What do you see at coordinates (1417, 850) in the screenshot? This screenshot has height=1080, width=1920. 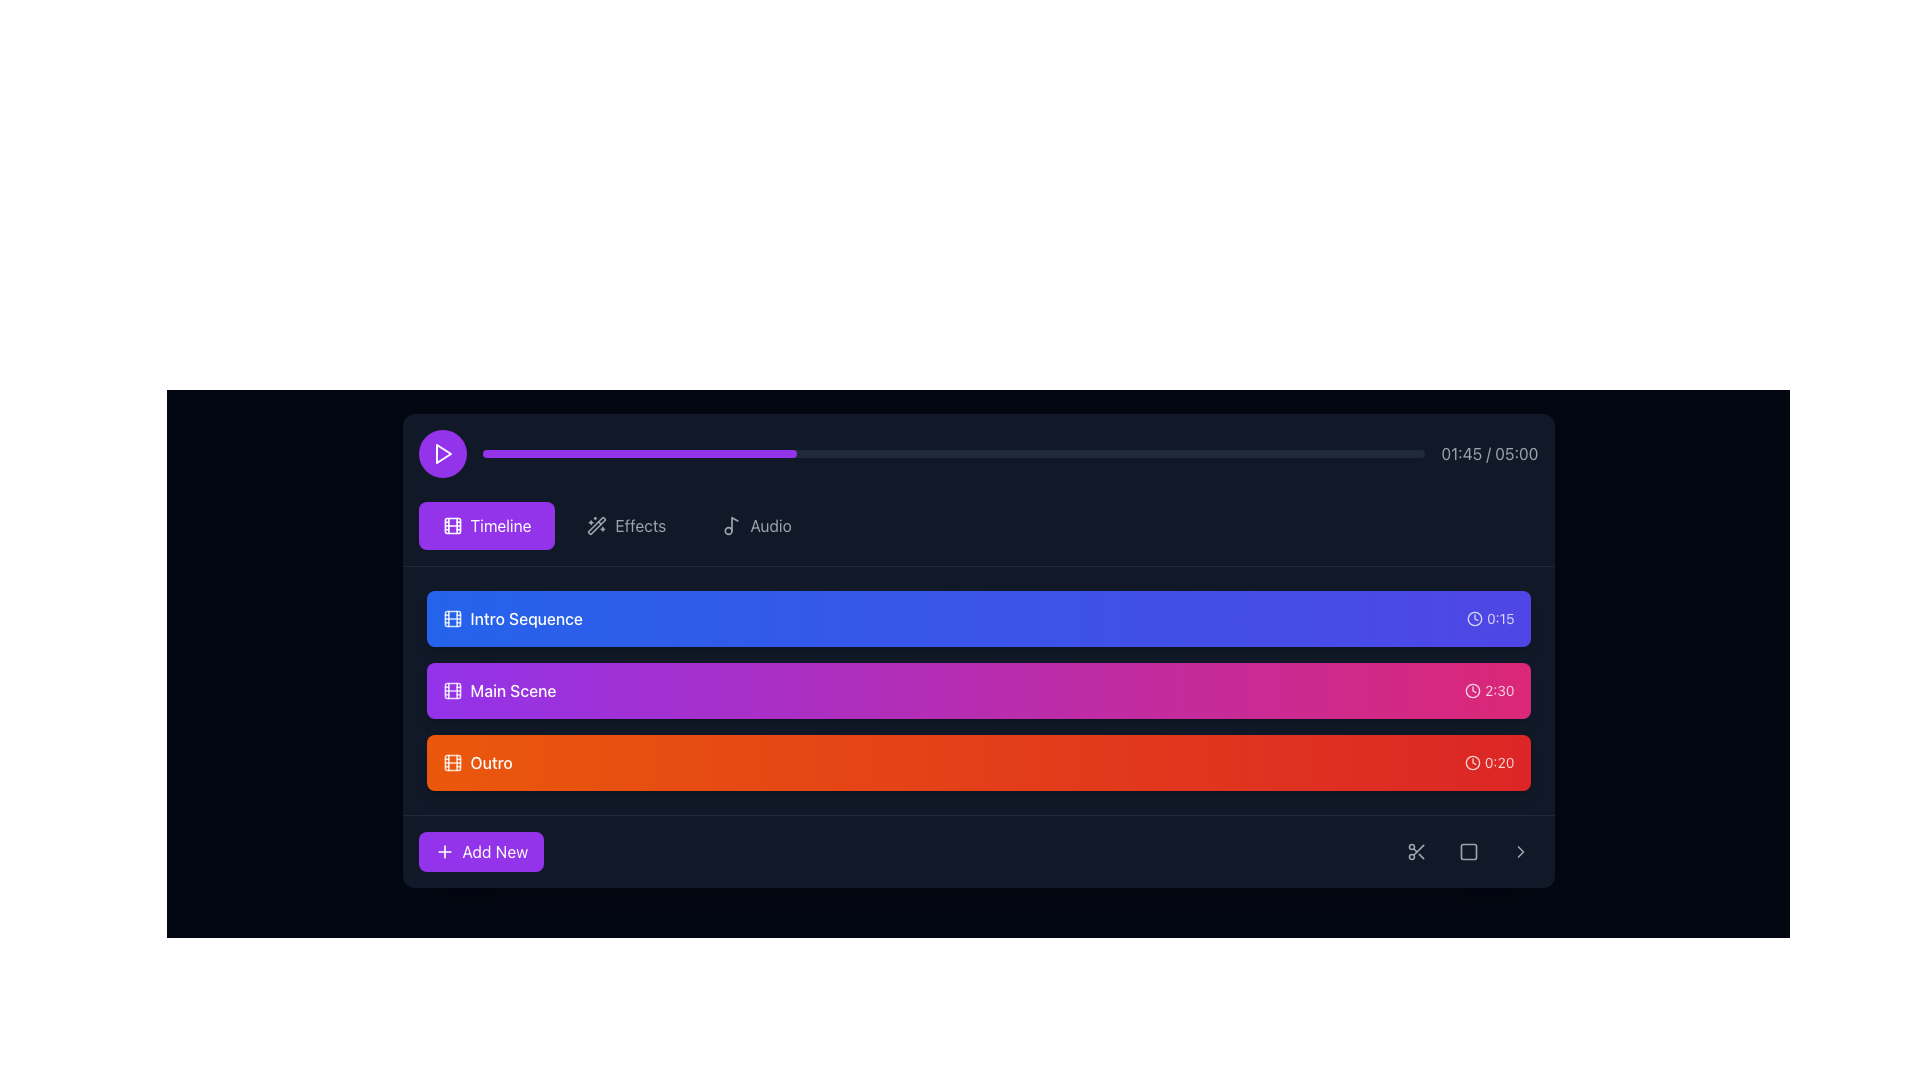 I see `the decorative scissors icon component, which is part of a larger SVG representation of a scissors icon, positioned above and to the right of the lower-left circle` at bounding box center [1417, 850].